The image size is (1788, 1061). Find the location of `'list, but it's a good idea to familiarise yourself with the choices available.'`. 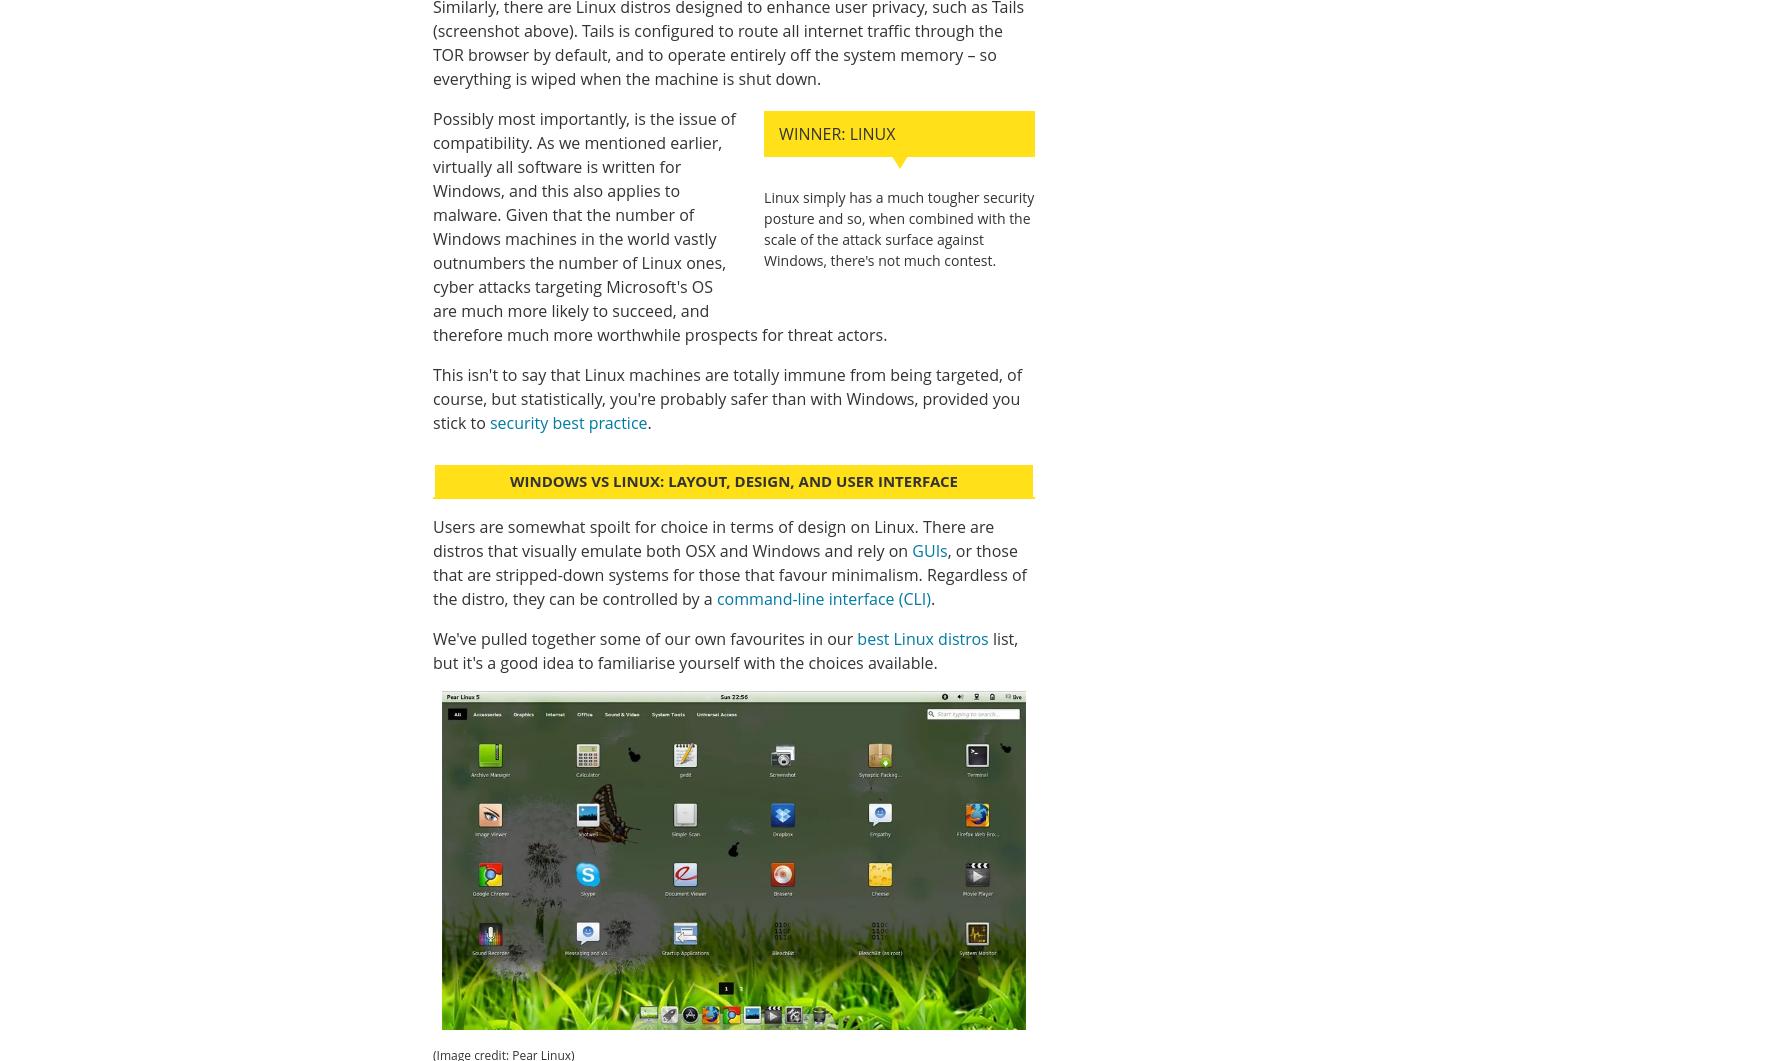

'list, but it's a good idea to familiarise yourself with the choices available.' is located at coordinates (724, 650).